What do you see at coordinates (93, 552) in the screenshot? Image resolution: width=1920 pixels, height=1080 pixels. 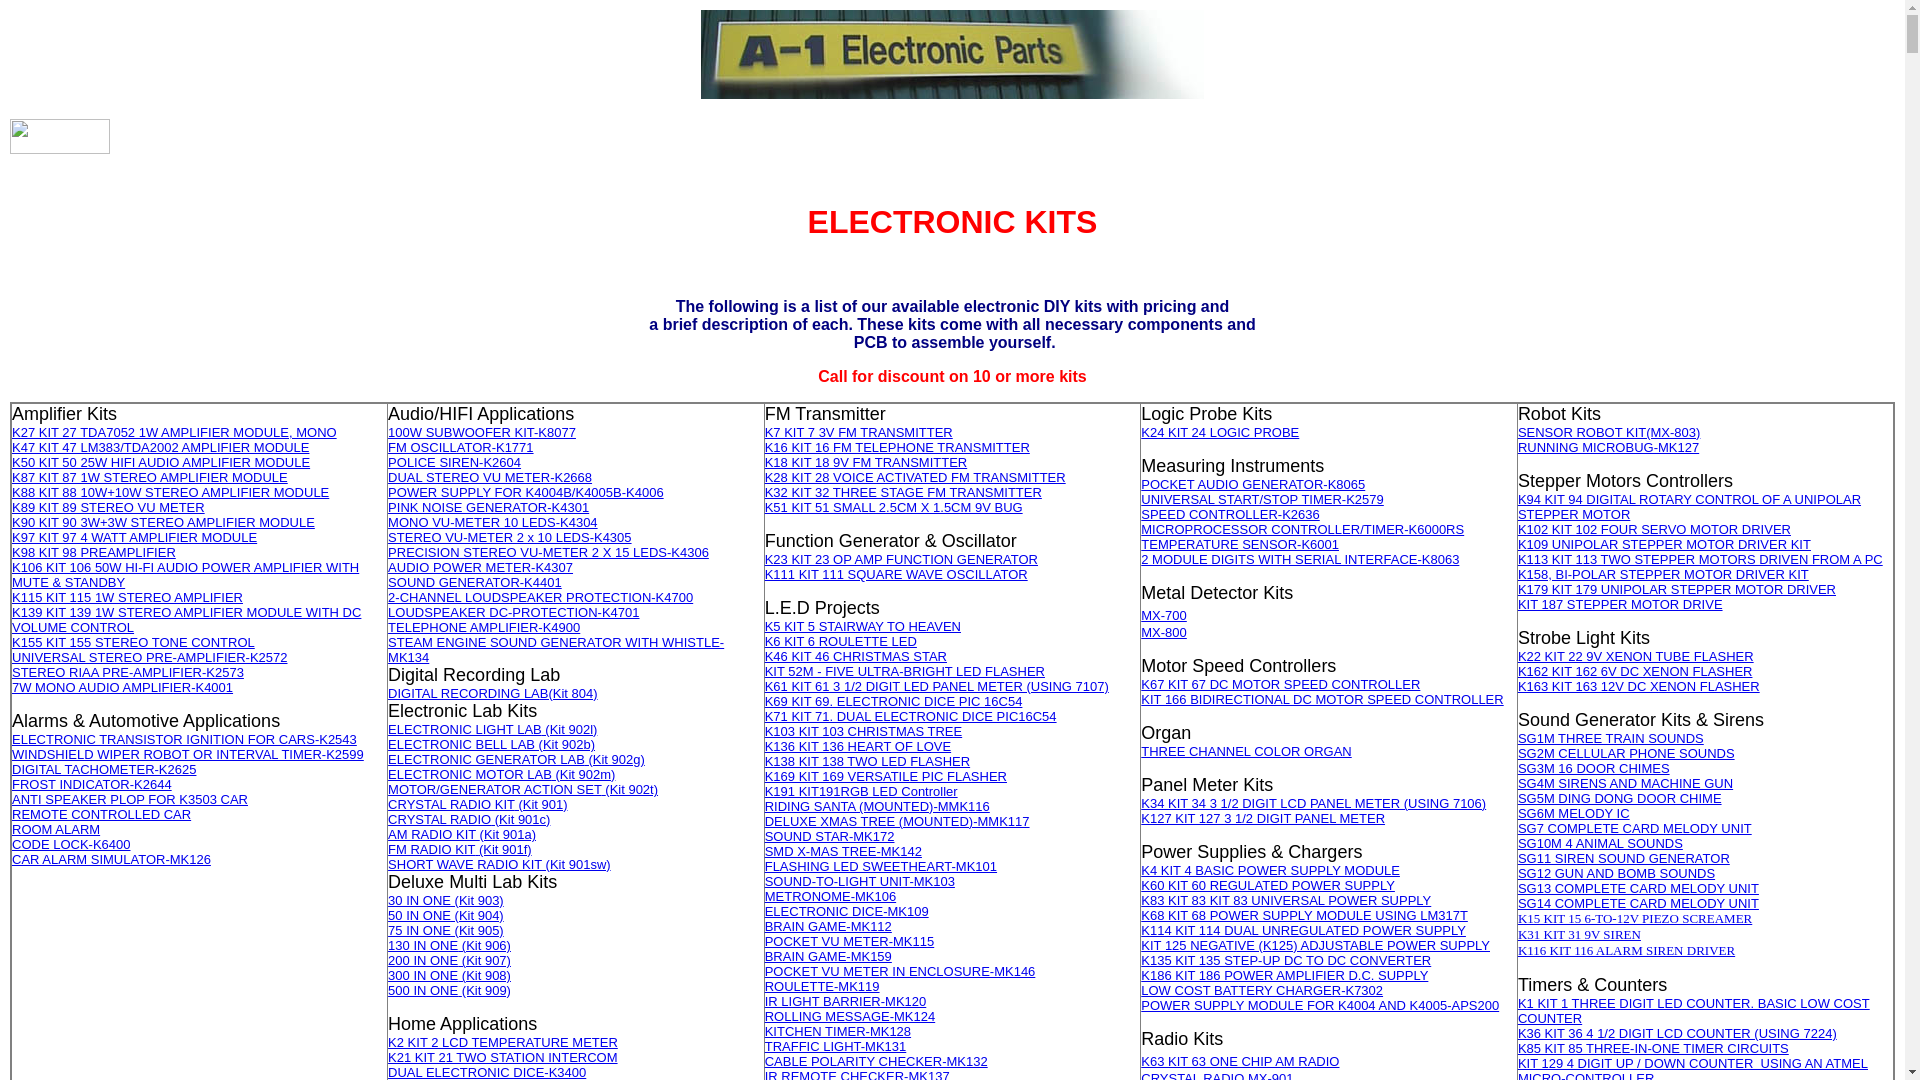 I see `'K98 KIT 98 PREAMPLIFIER'` at bounding box center [93, 552].